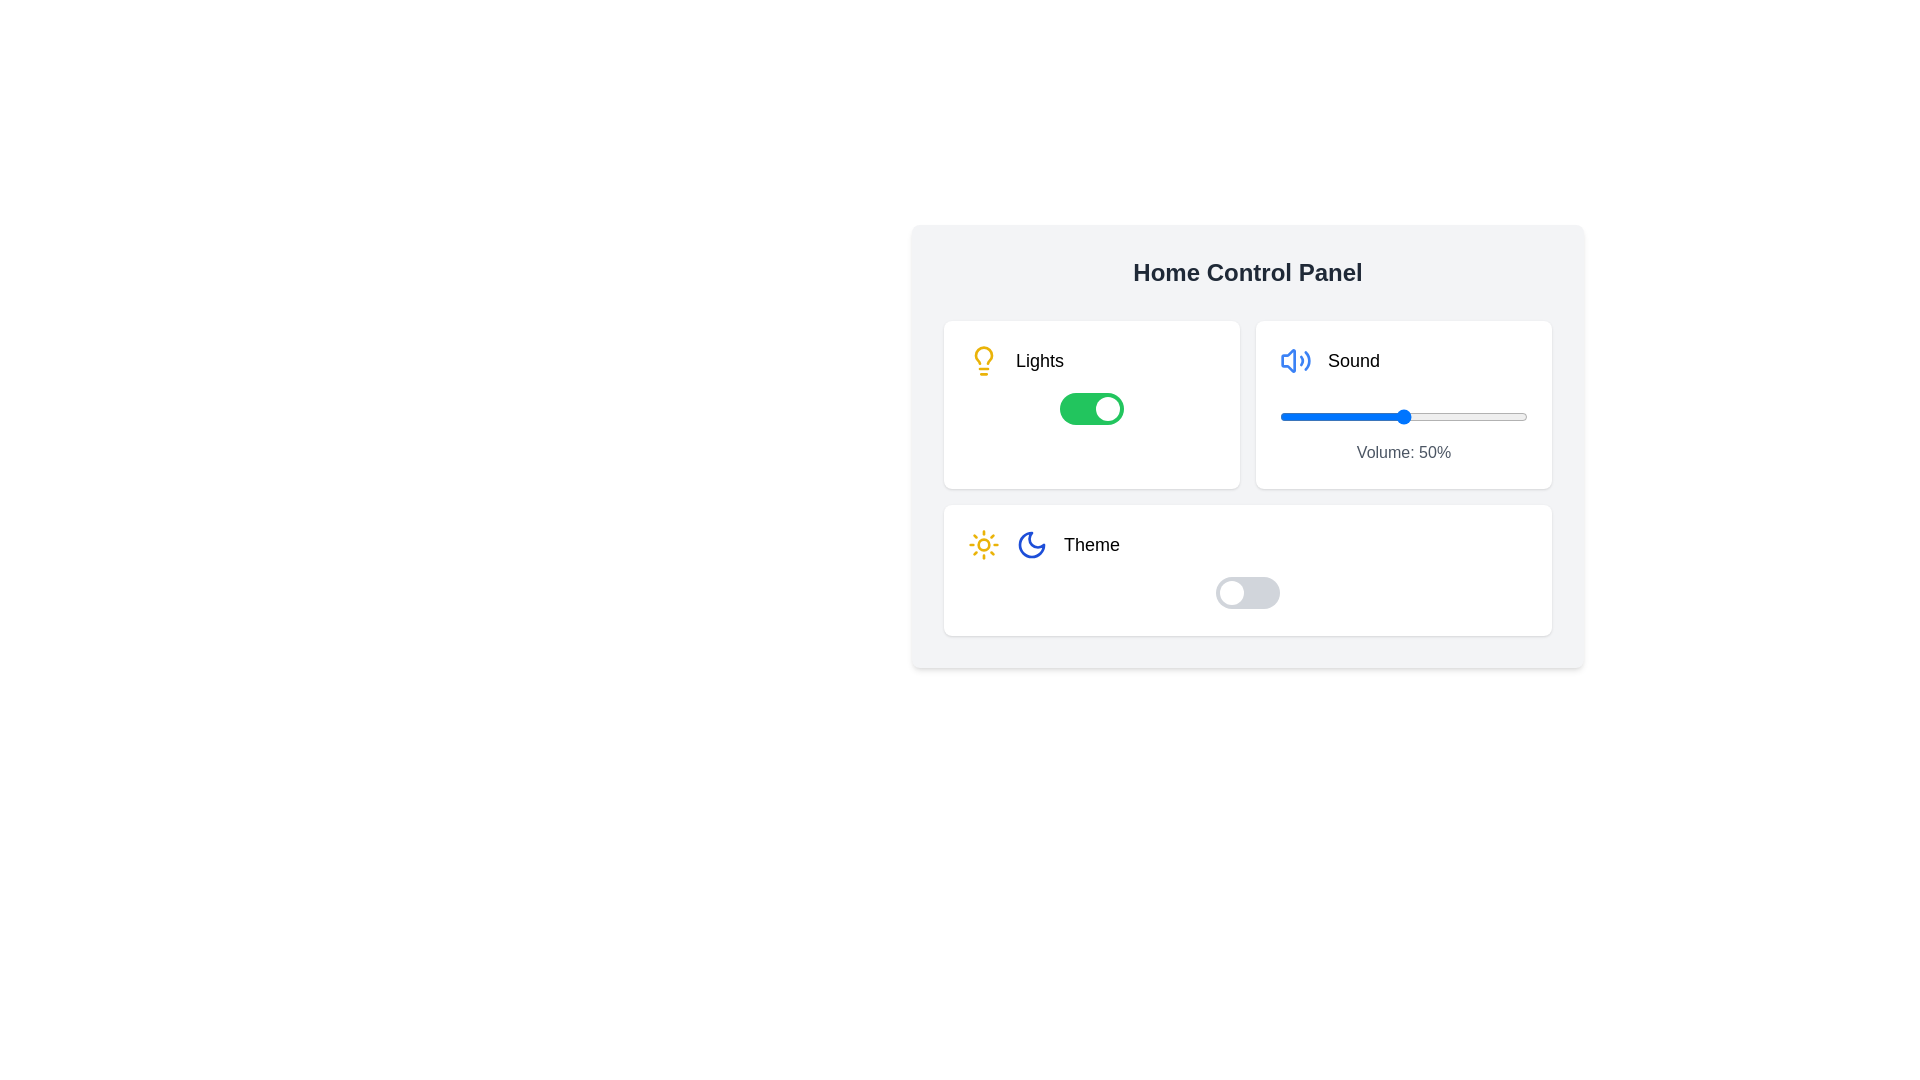 Image resolution: width=1920 pixels, height=1080 pixels. What do you see at coordinates (1317, 415) in the screenshot?
I see `the volume` at bounding box center [1317, 415].